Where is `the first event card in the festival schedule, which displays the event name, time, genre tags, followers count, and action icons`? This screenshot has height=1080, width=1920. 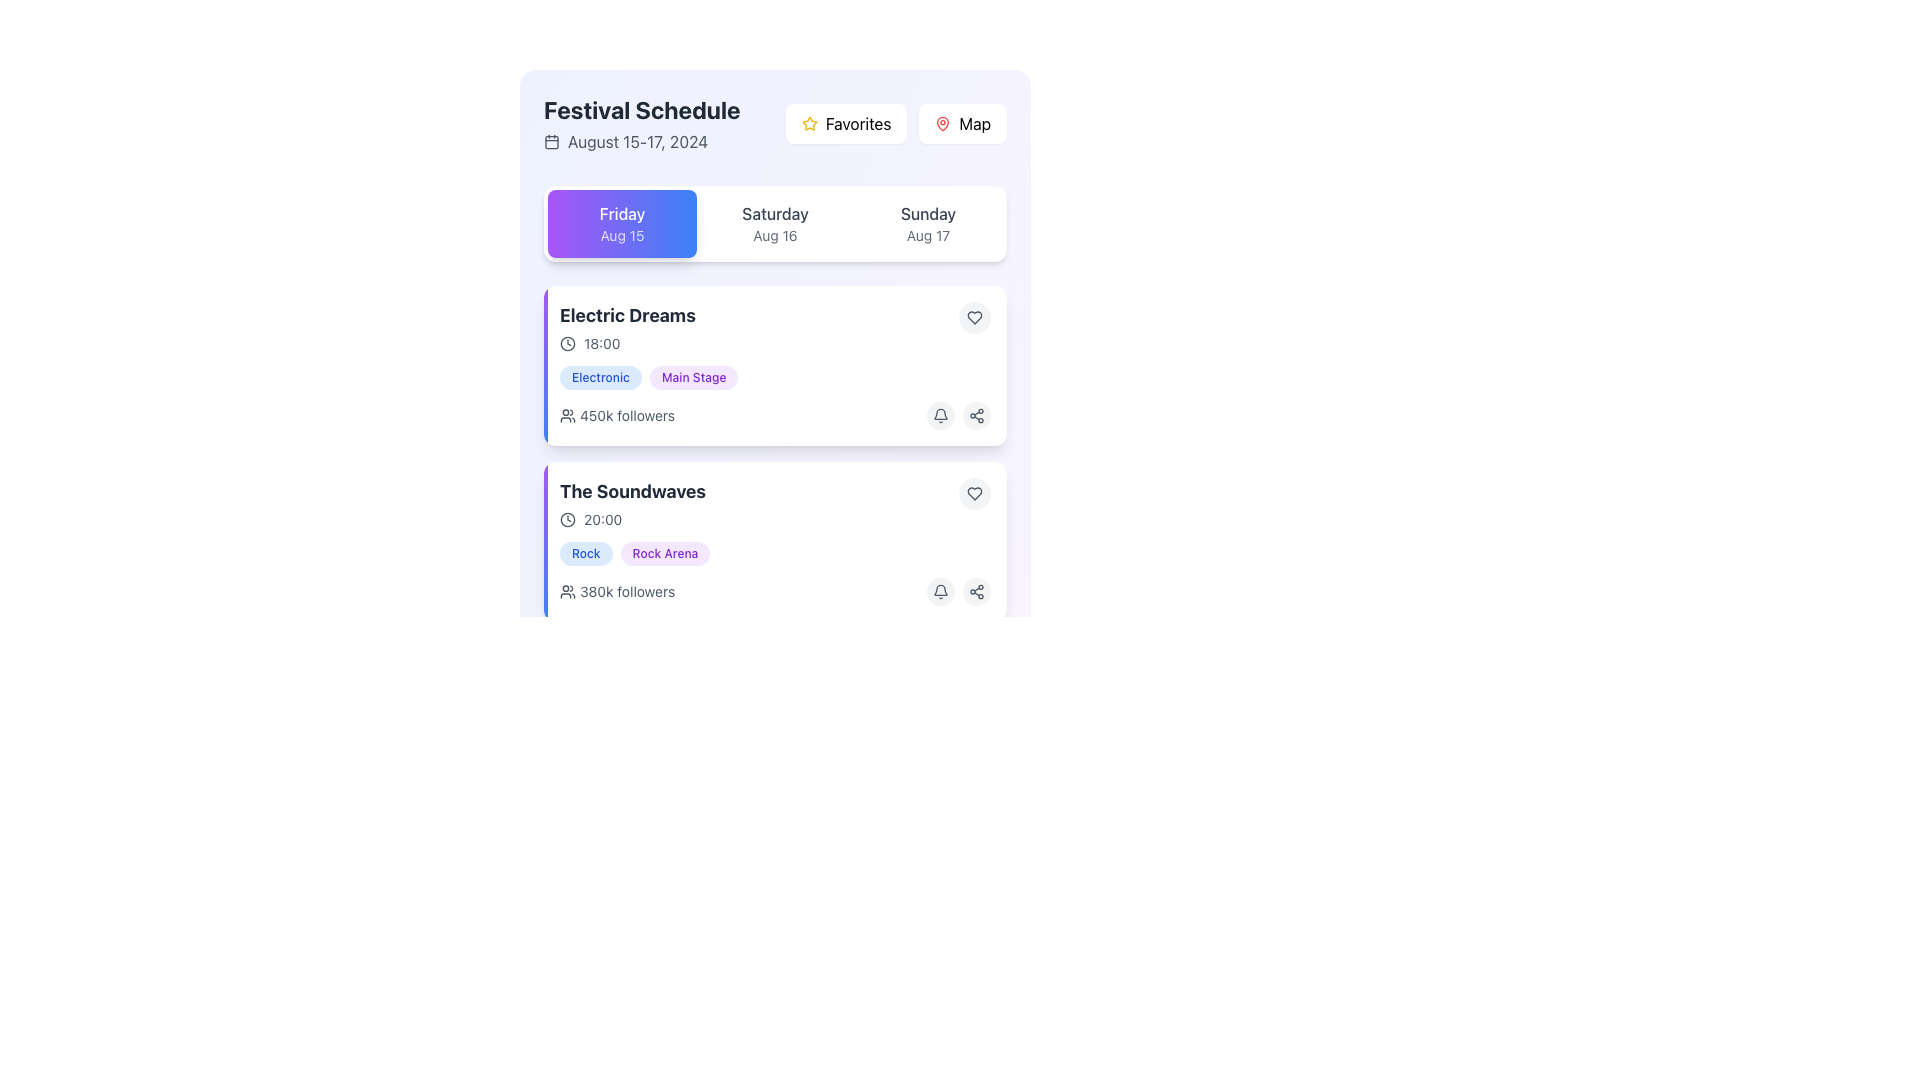
the first event card in the festival schedule, which displays the event name, time, genre tags, followers count, and action icons is located at coordinates (774, 366).